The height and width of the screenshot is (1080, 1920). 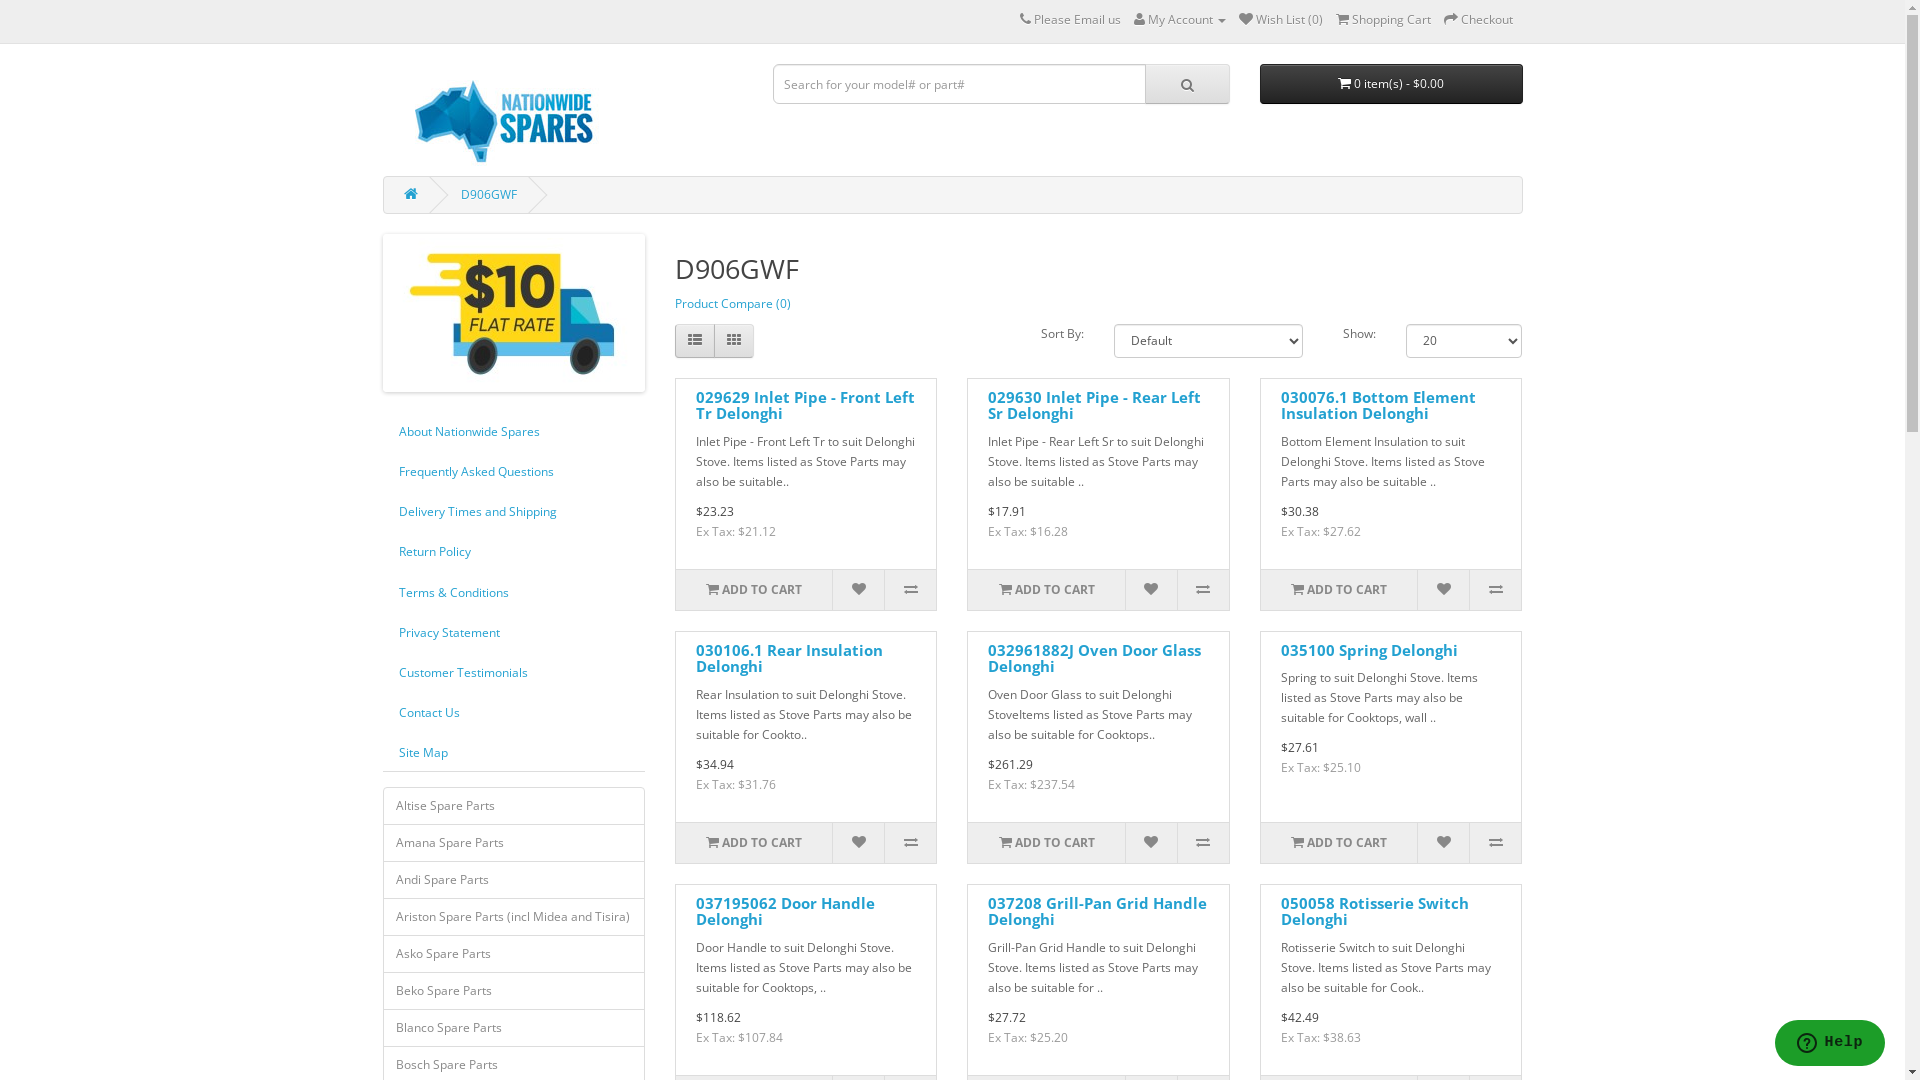 What do you see at coordinates (1390, 83) in the screenshot?
I see `'0 item(s) - $0.00'` at bounding box center [1390, 83].